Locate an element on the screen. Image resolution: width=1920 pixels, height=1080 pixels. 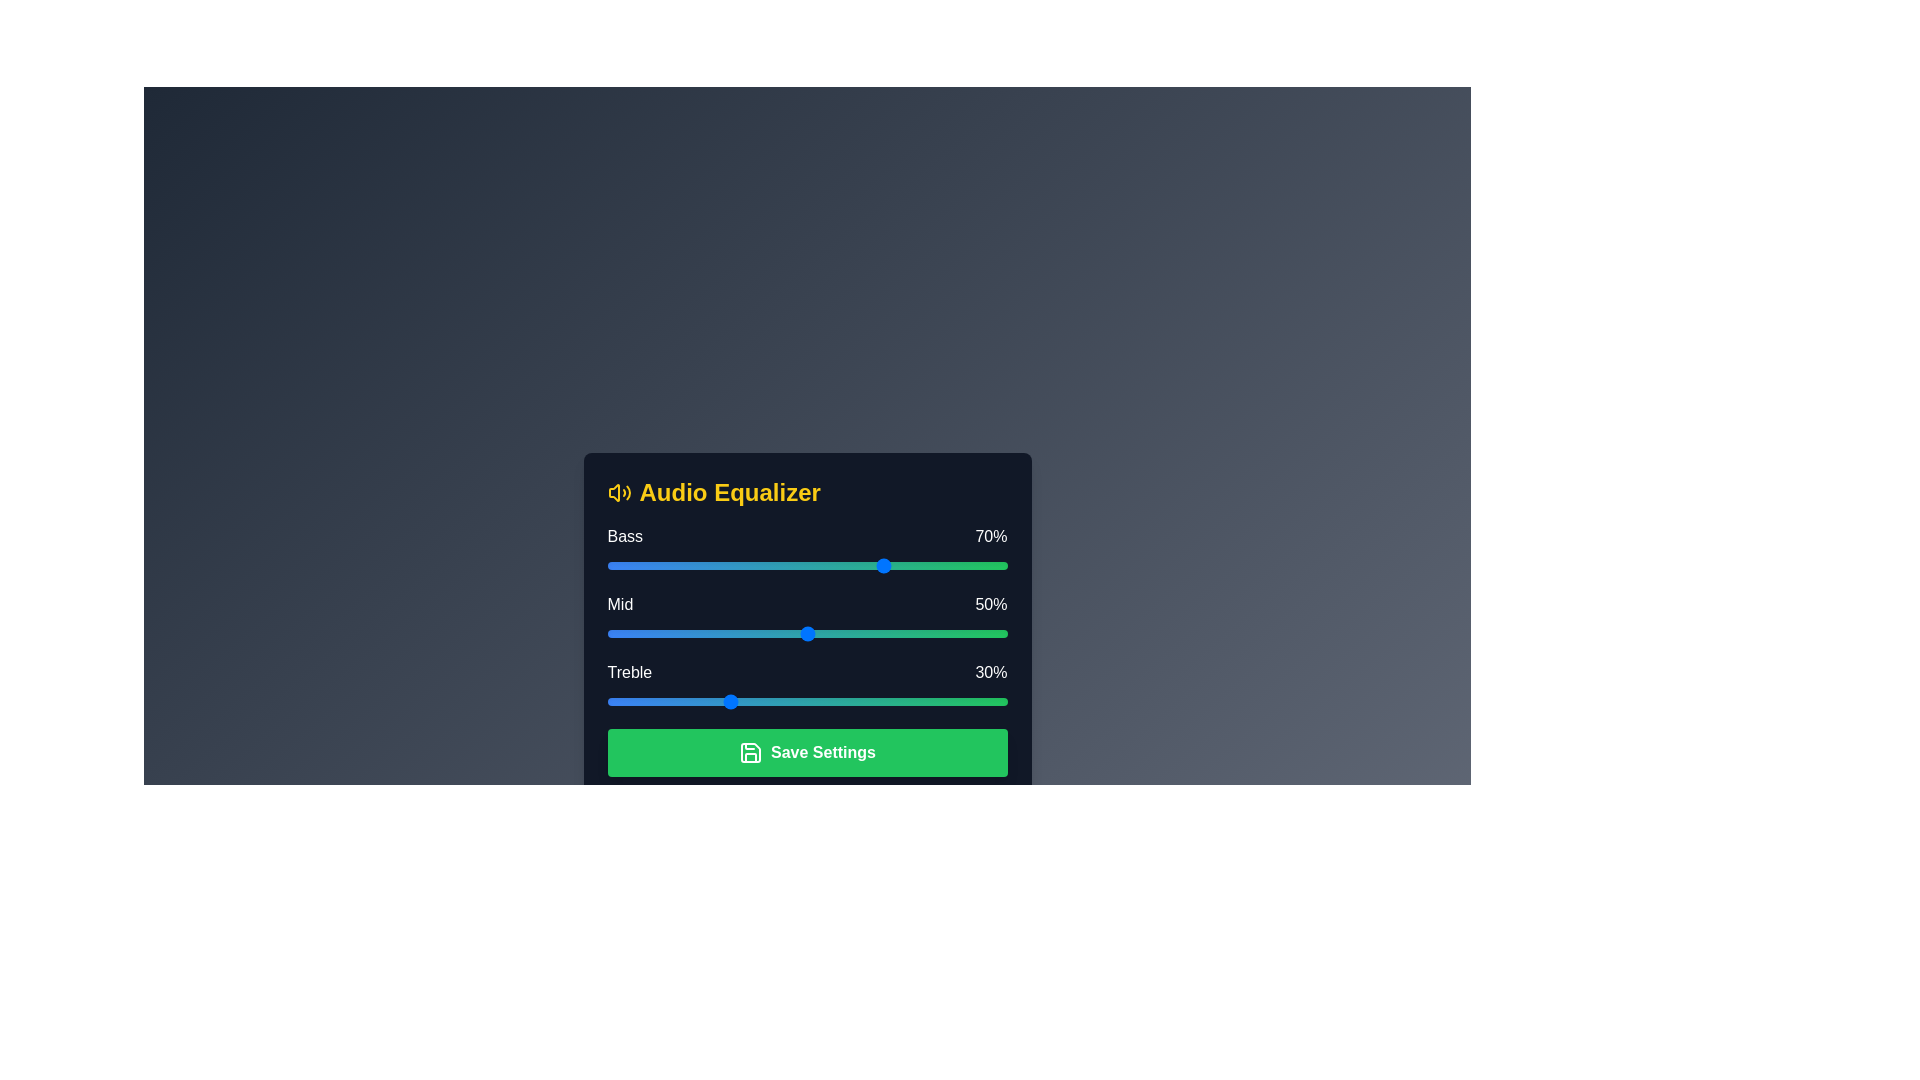
the 'Save Settings' button to save the current equalizer settings is located at coordinates (807, 752).